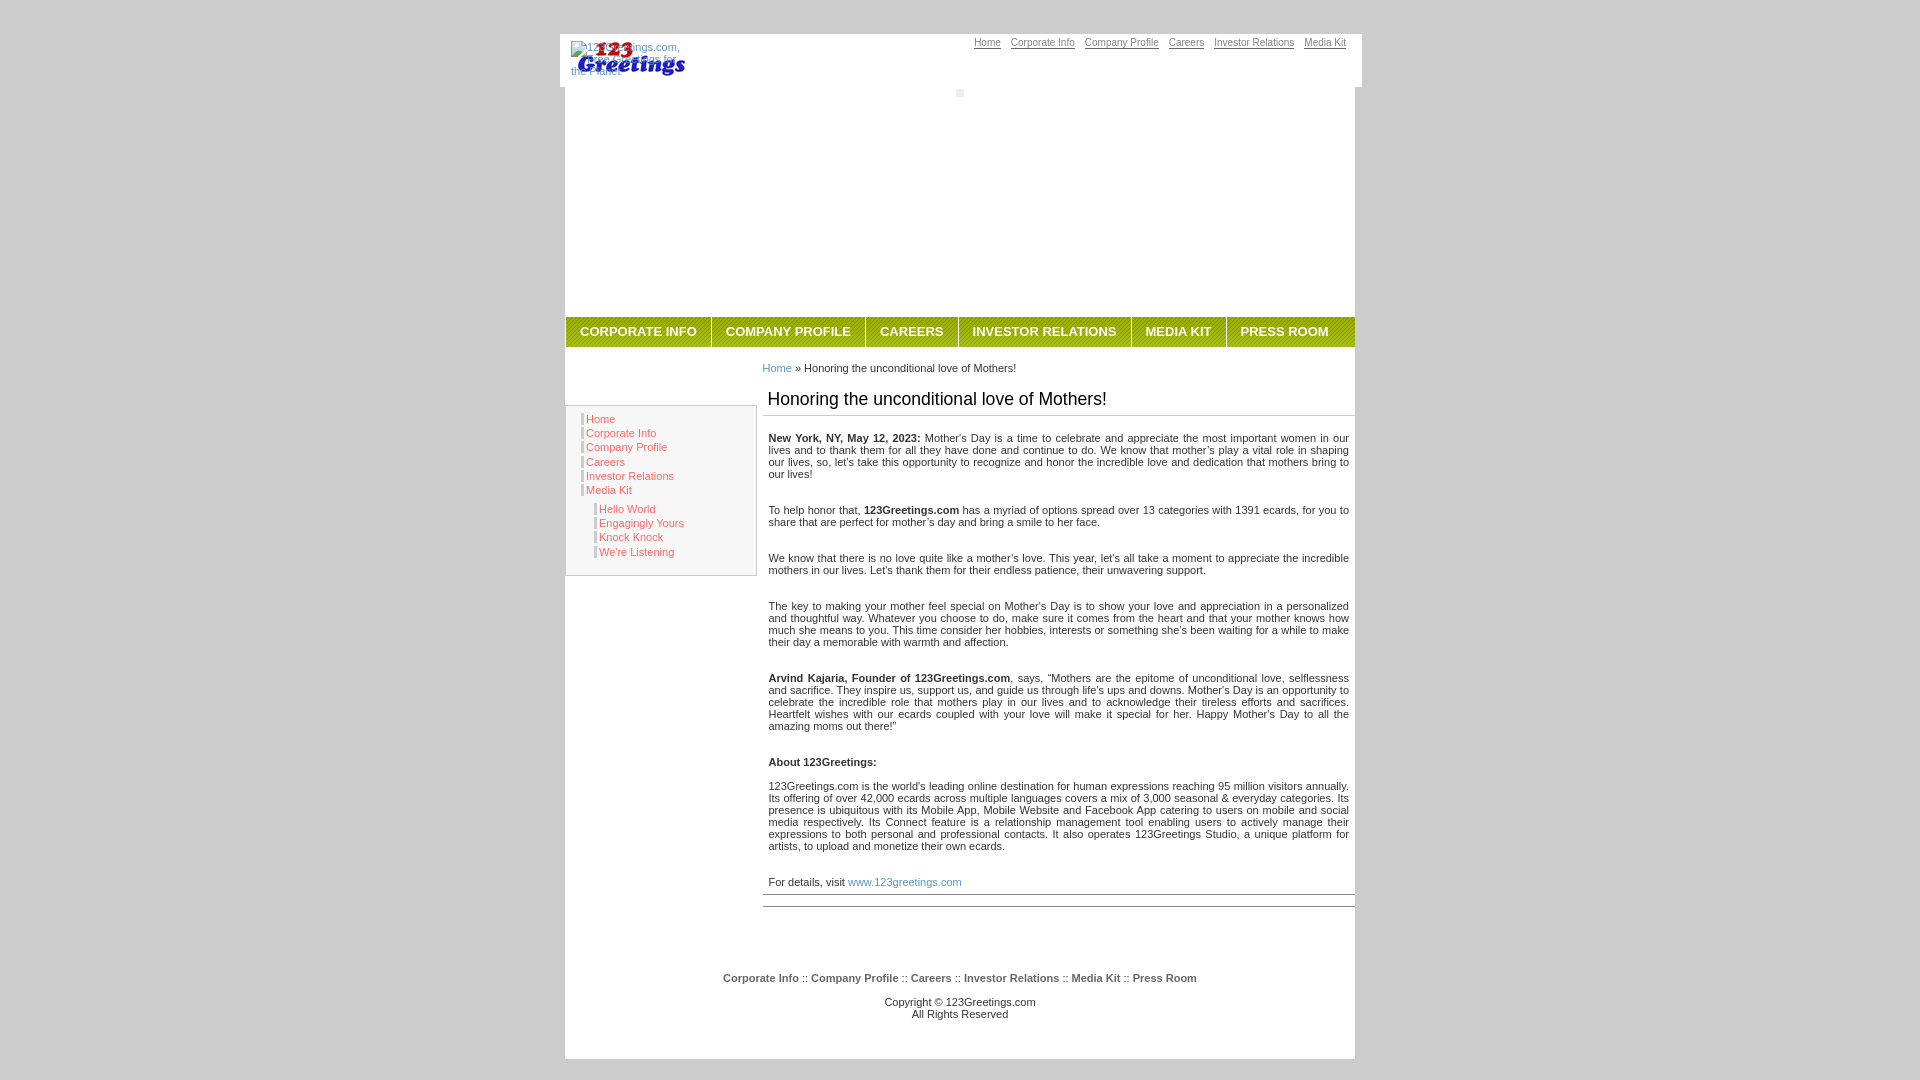  Describe the element at coordinates (710, 330) in the screenshot. I see `'COMPANY PROFILE'` at that location.